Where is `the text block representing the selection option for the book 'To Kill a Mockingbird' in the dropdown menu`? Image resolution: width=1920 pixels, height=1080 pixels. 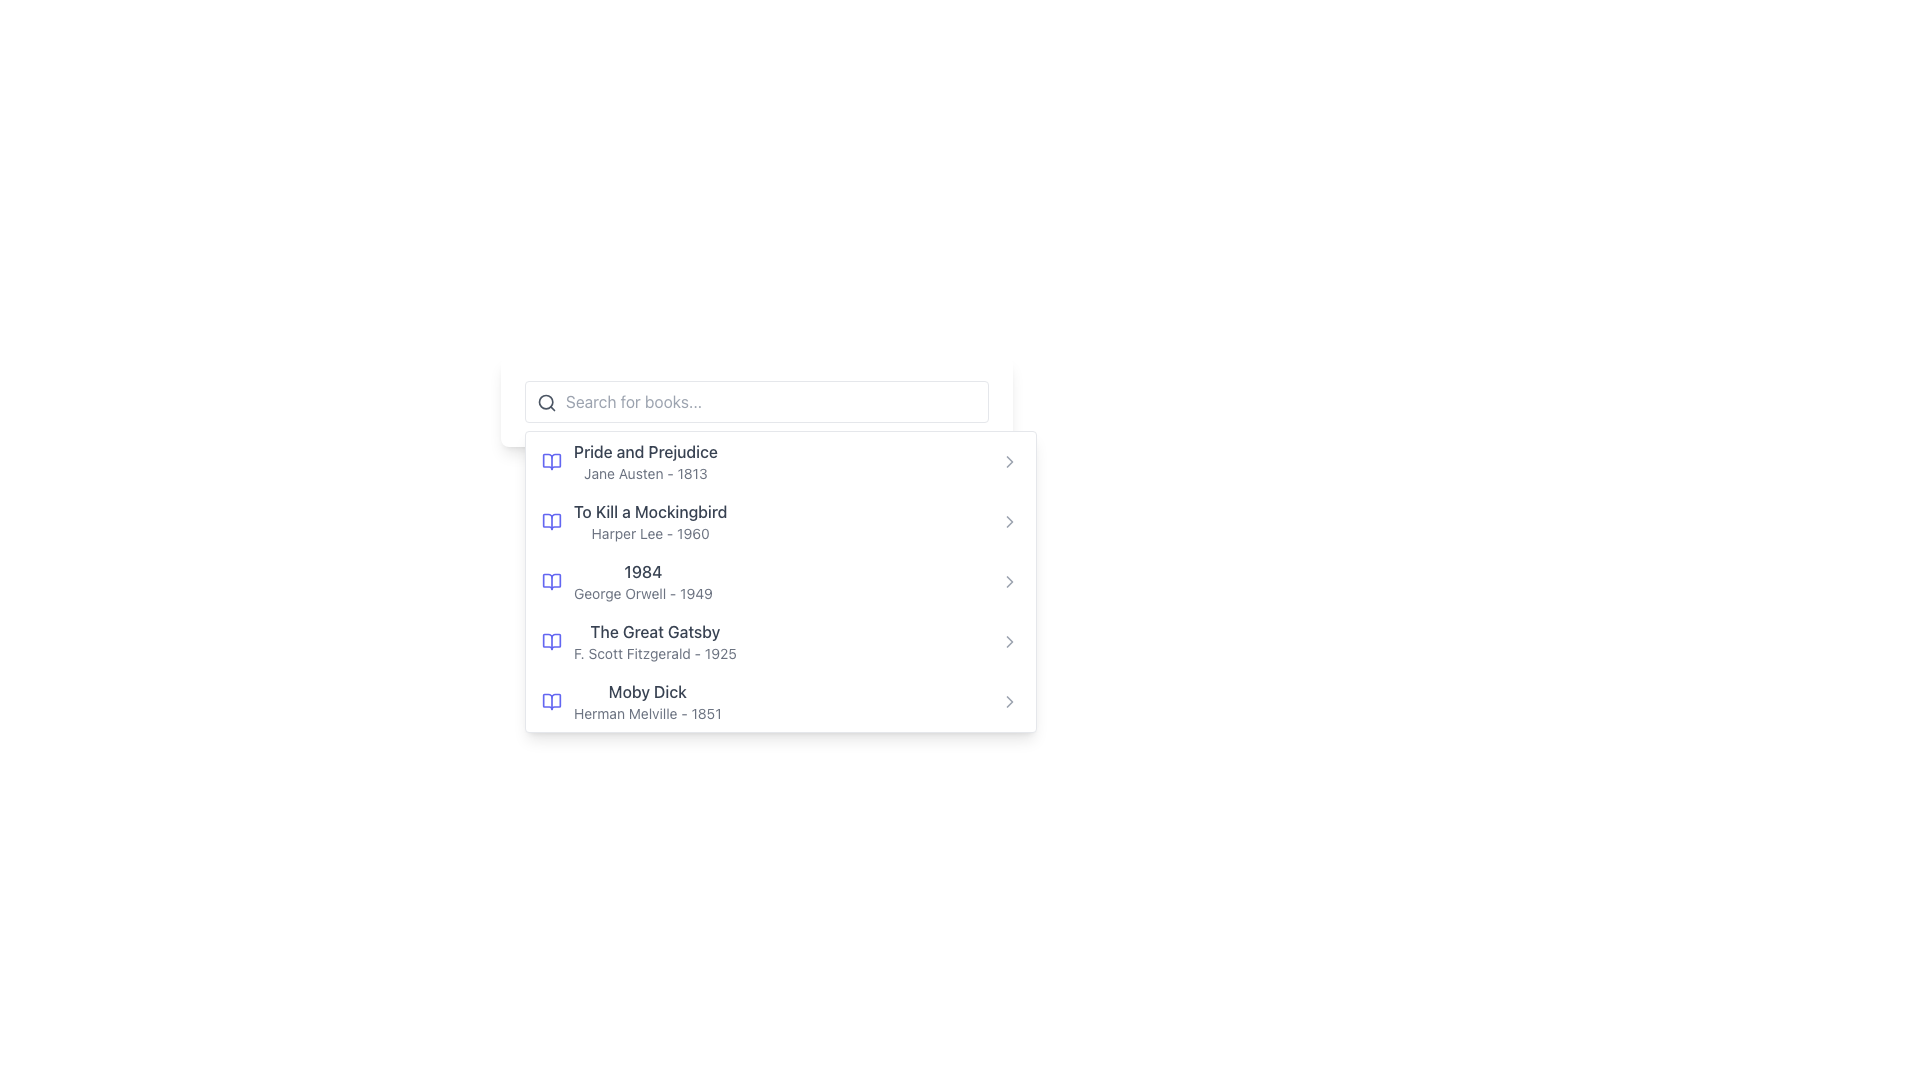 the text block representing the selection option for the book 'To Kill a Mockingbird' in the dropdown menu is located at coordinates (650, 520).